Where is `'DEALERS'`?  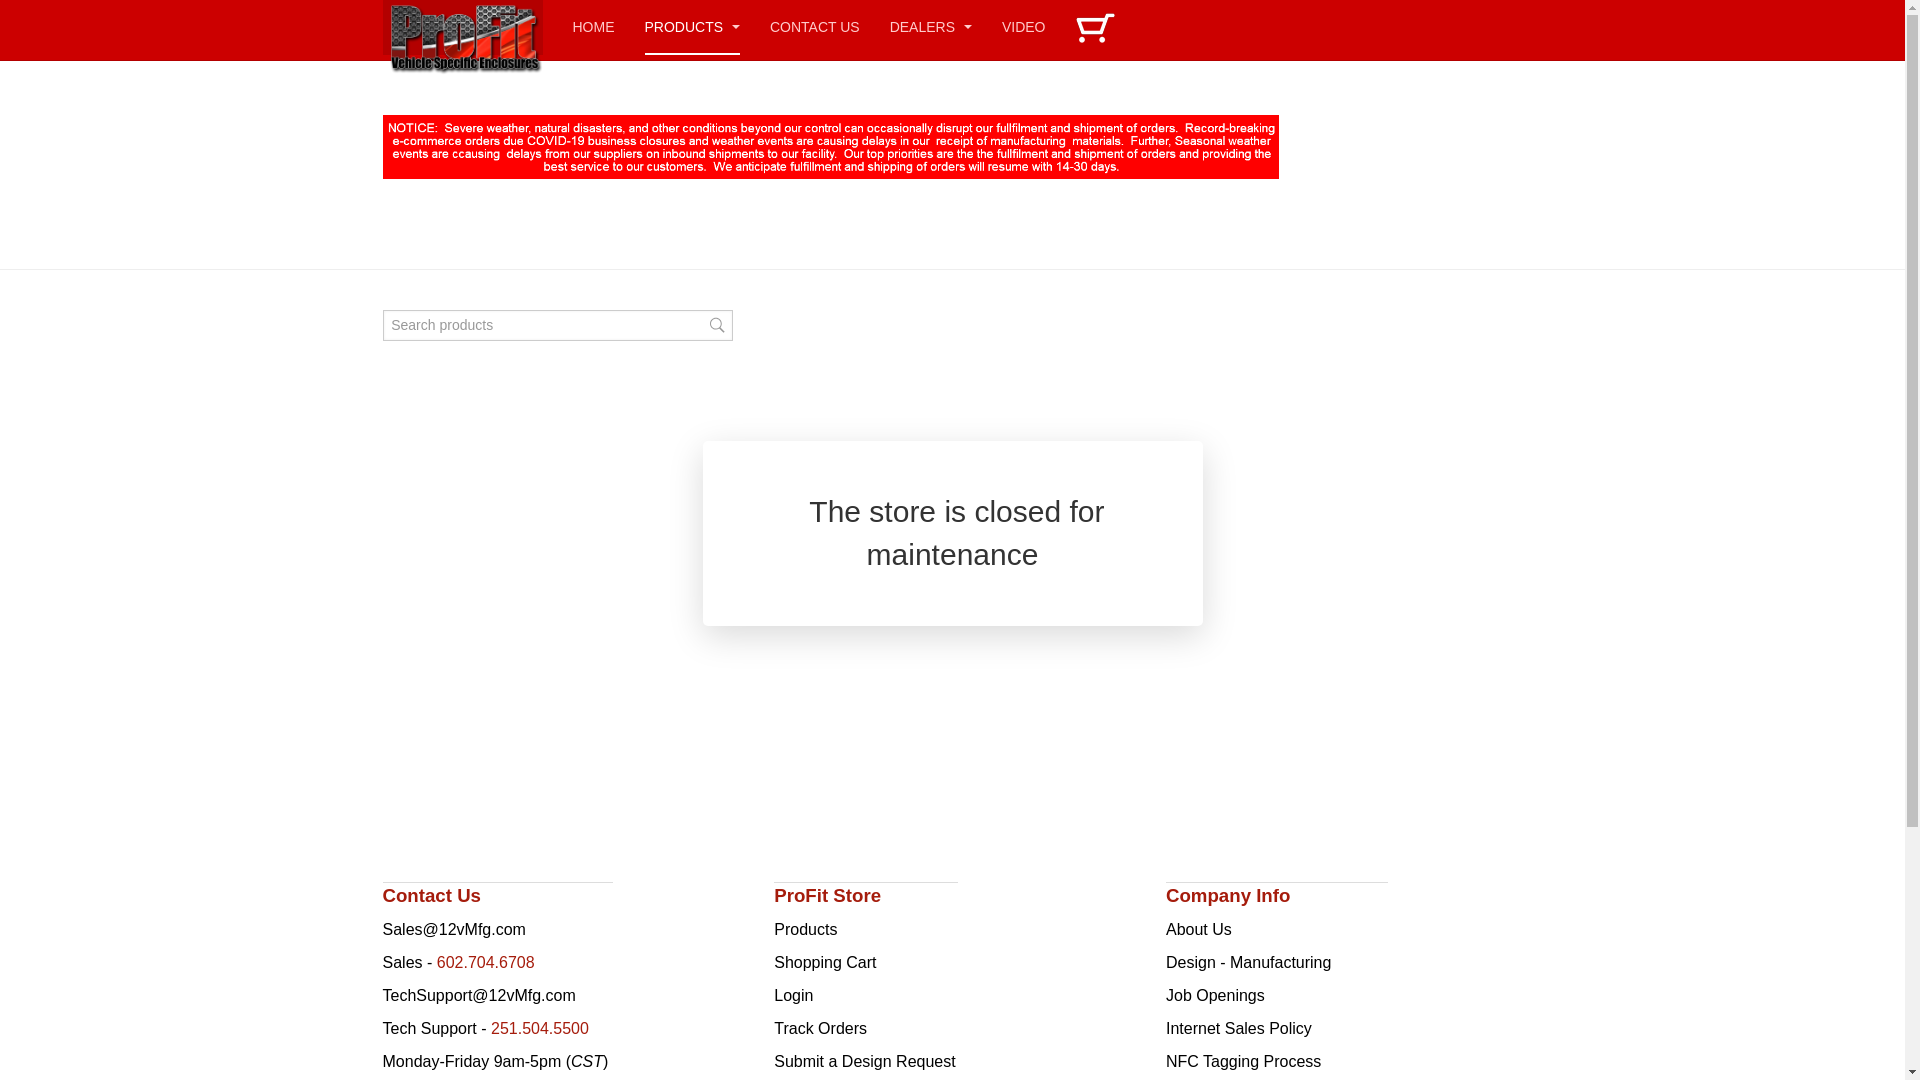 'DEALERS' is located at coordinates (930, 27).